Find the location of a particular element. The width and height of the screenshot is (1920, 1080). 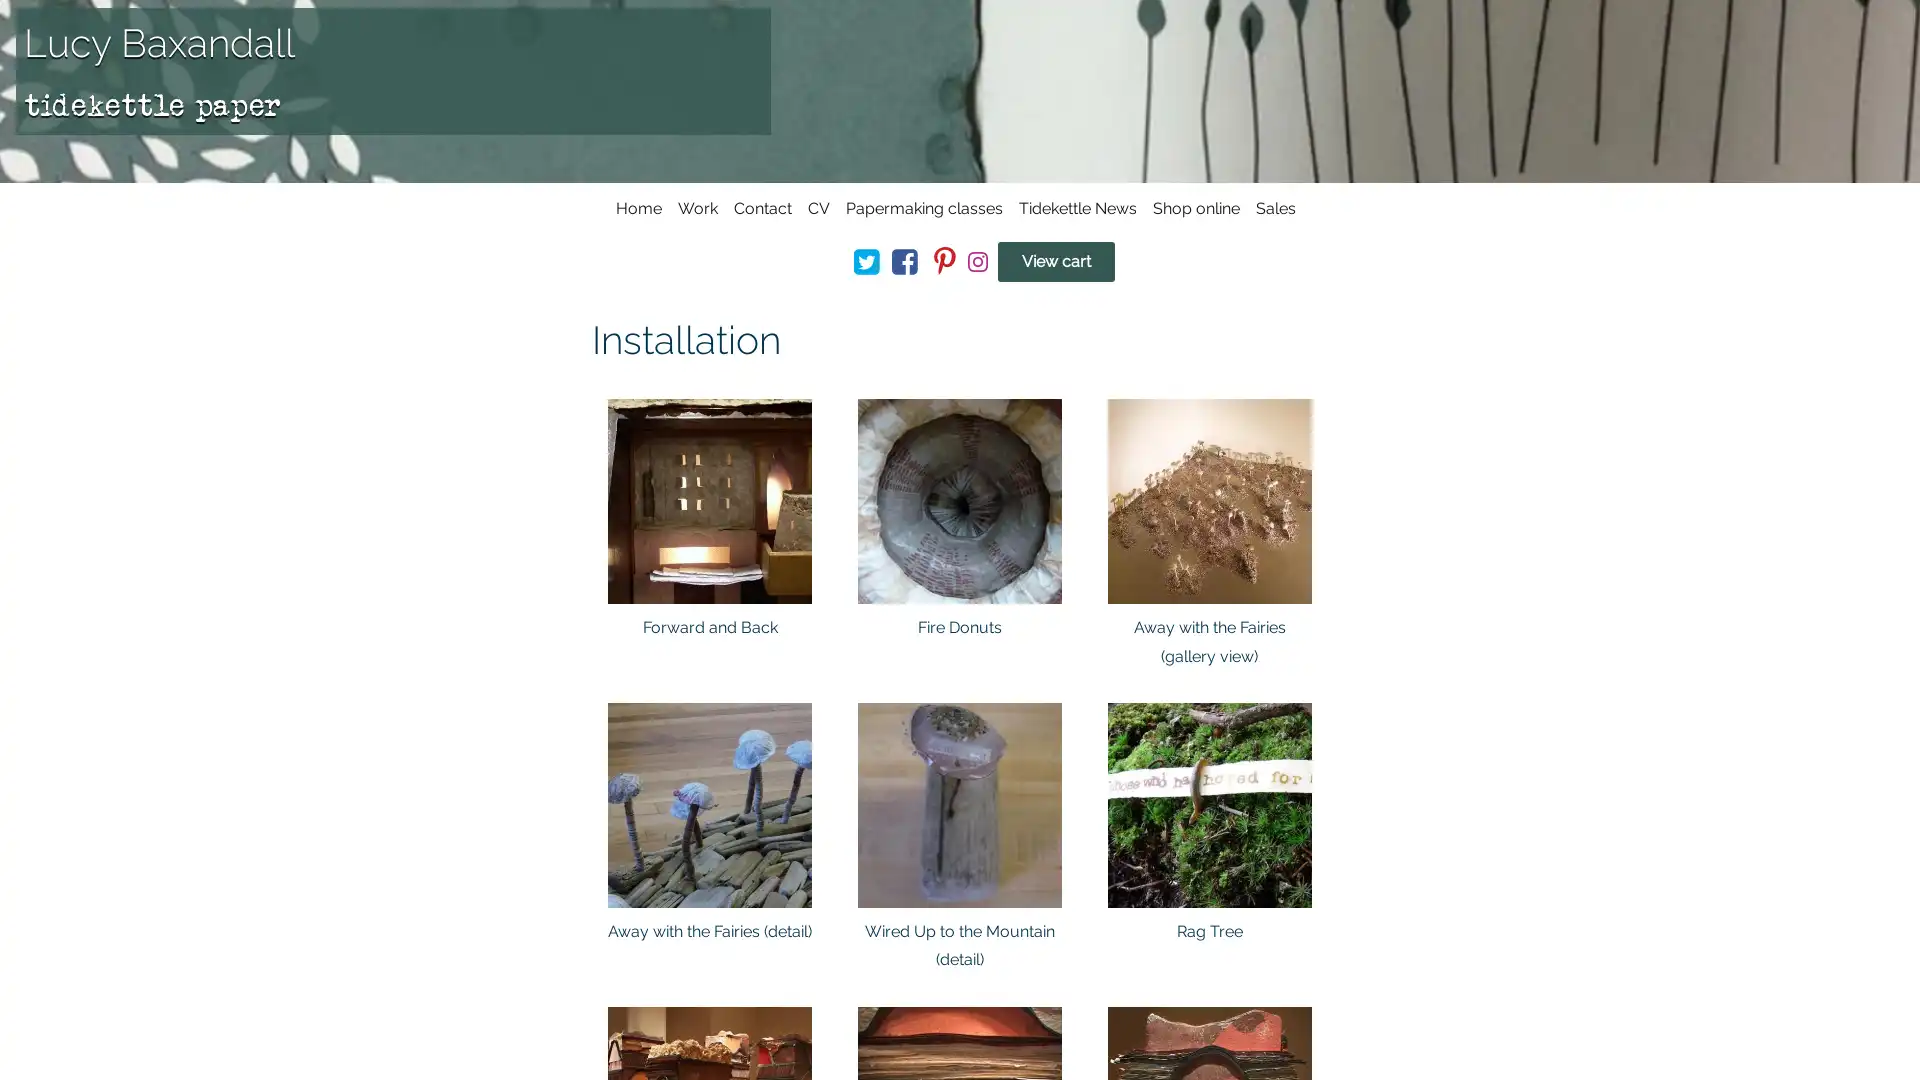

View cart is located at coordinates (1054, 261).